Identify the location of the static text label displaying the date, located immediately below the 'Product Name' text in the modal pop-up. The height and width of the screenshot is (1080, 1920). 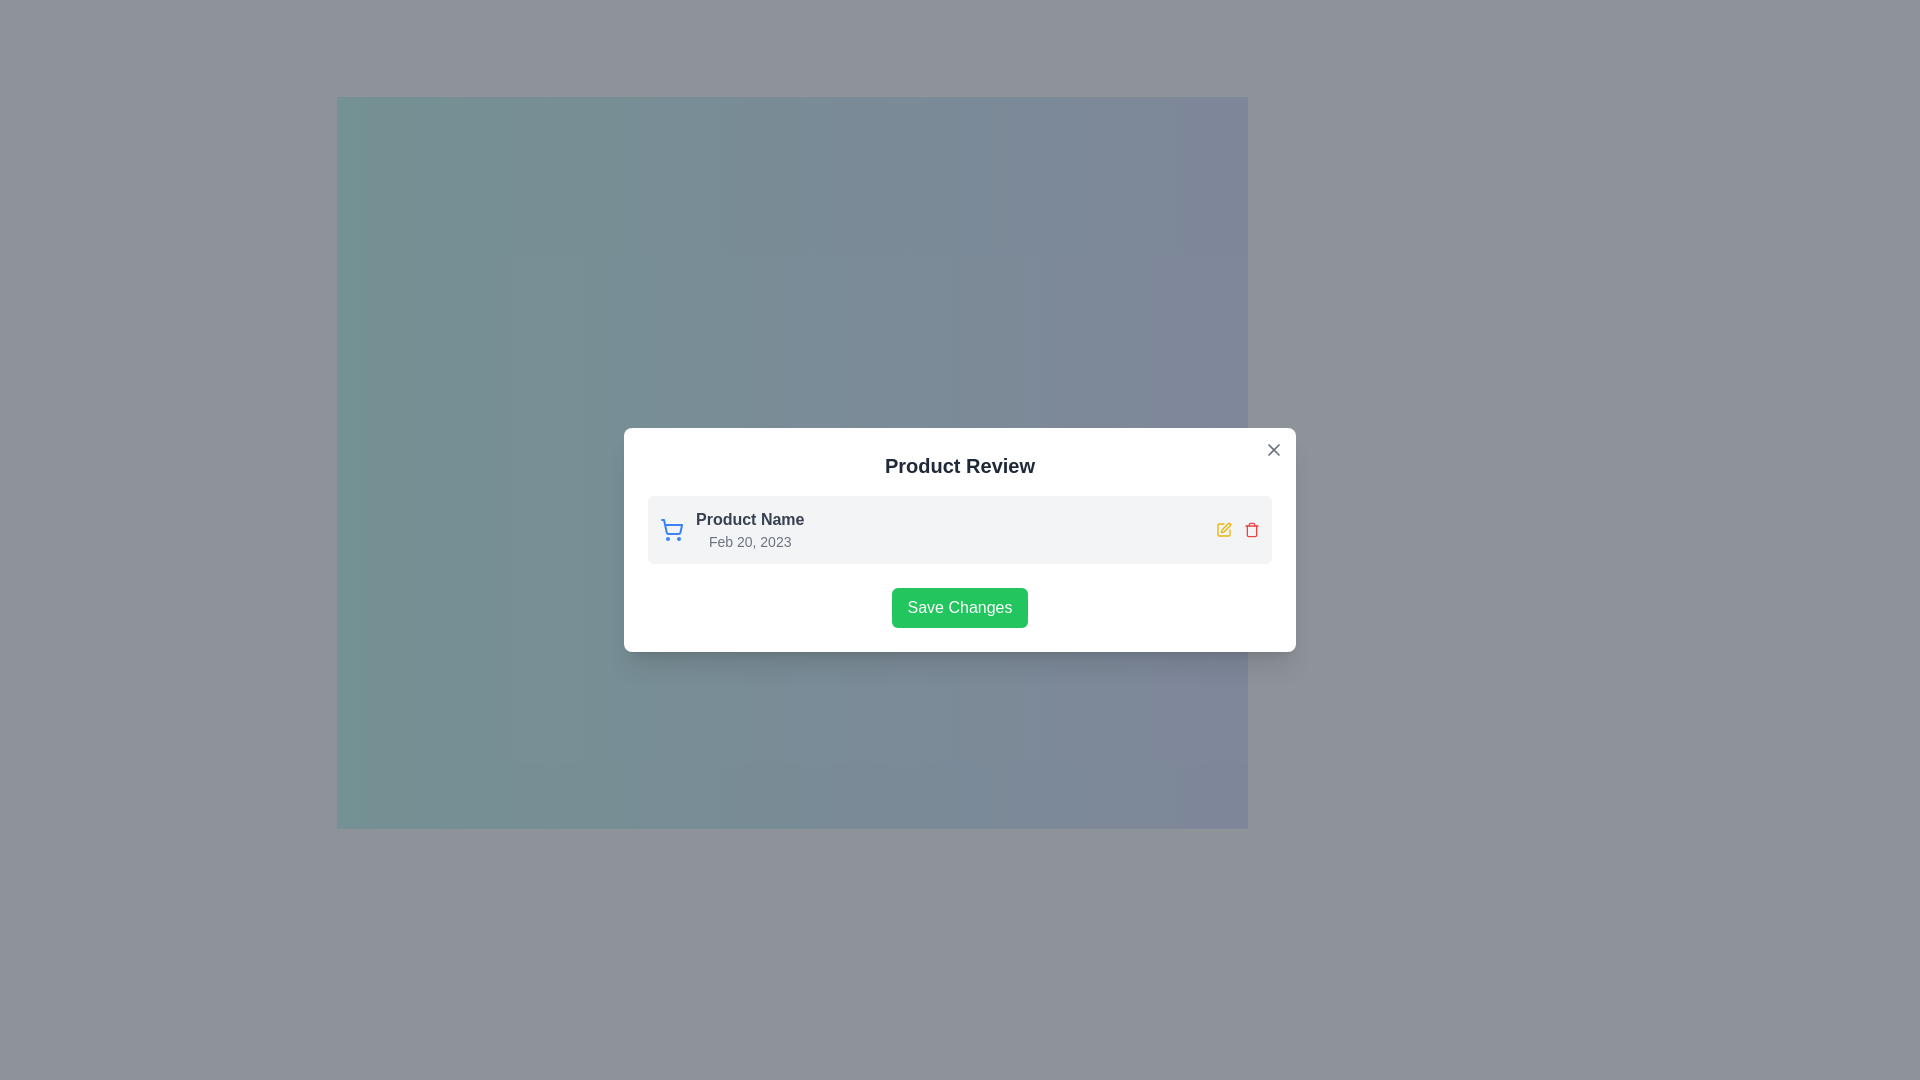
(749, 542).